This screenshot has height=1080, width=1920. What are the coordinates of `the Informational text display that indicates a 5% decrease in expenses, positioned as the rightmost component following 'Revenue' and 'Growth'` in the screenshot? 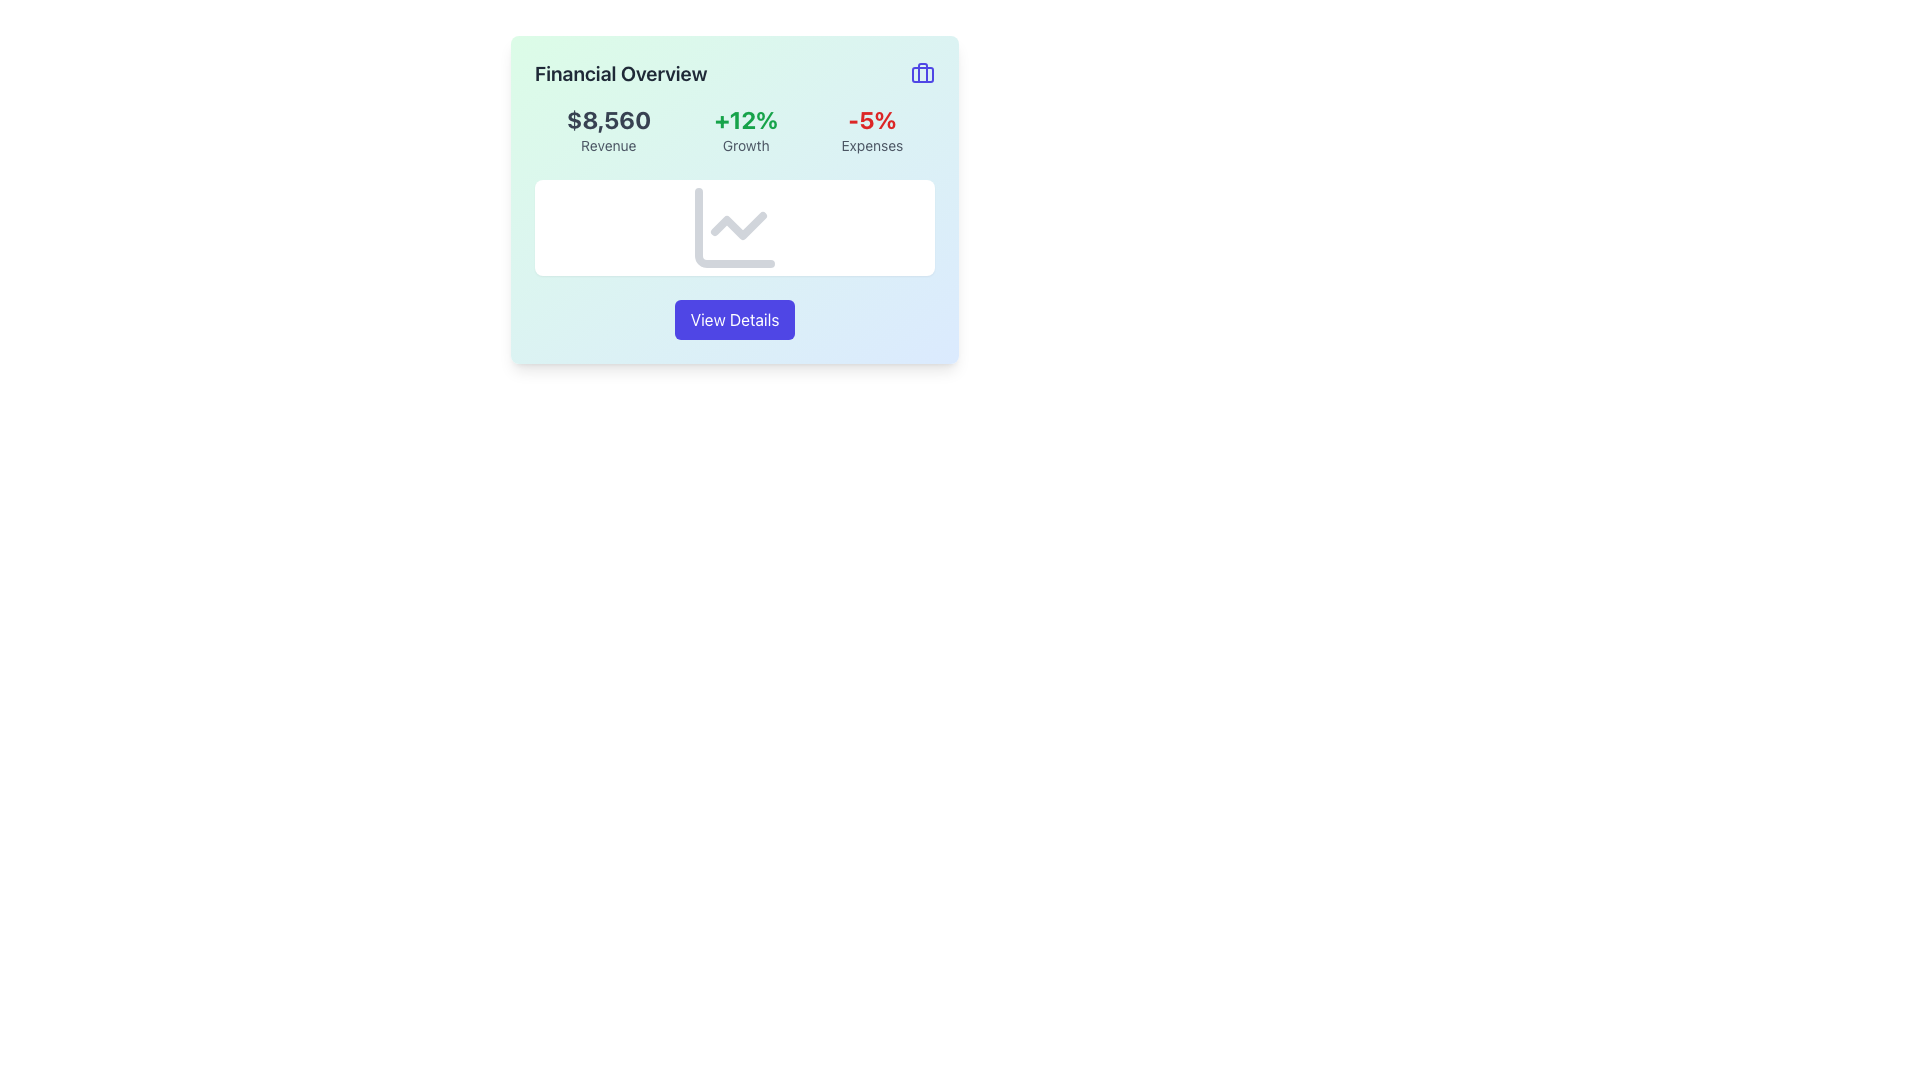 It's located at (872, 130).